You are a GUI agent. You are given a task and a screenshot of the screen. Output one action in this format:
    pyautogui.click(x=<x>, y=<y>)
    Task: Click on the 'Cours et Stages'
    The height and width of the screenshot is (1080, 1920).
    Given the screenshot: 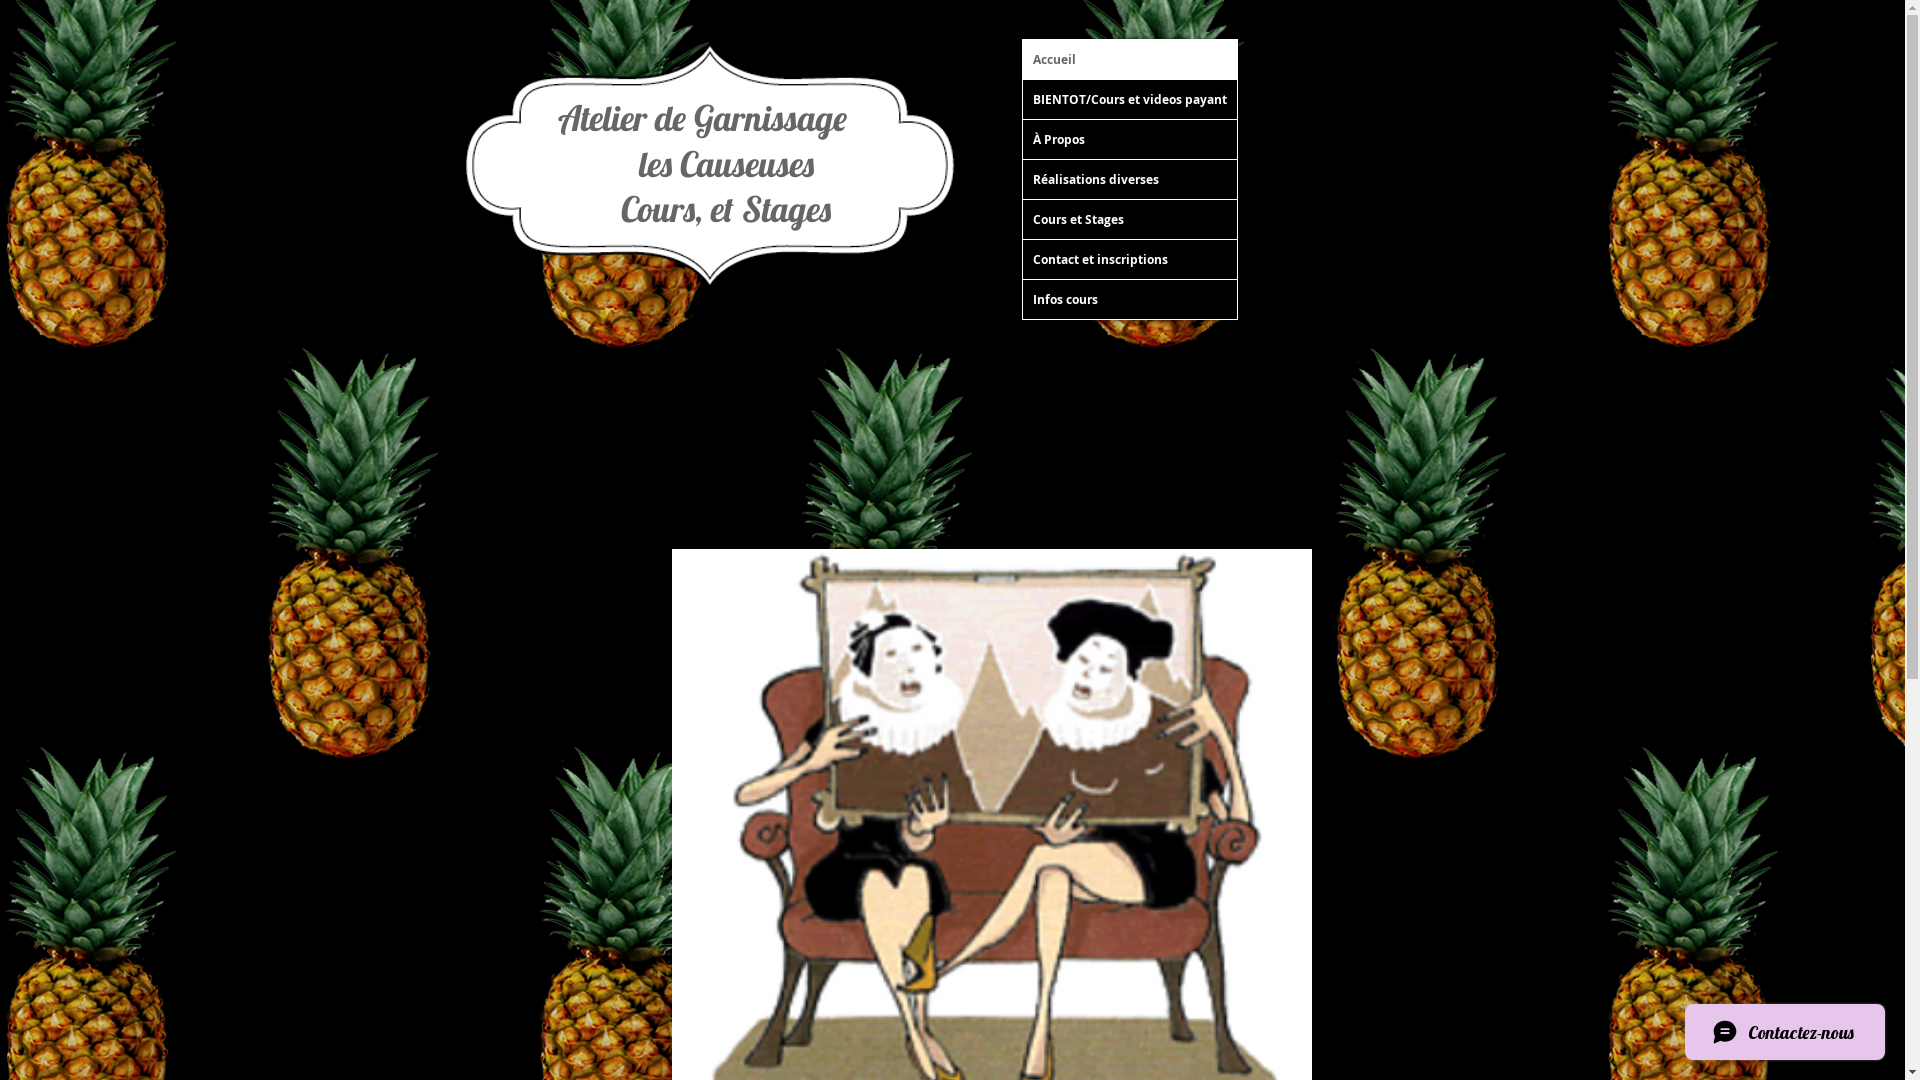 What is the action you would take?
    pyautogui.click(x=1128, y=219)
    